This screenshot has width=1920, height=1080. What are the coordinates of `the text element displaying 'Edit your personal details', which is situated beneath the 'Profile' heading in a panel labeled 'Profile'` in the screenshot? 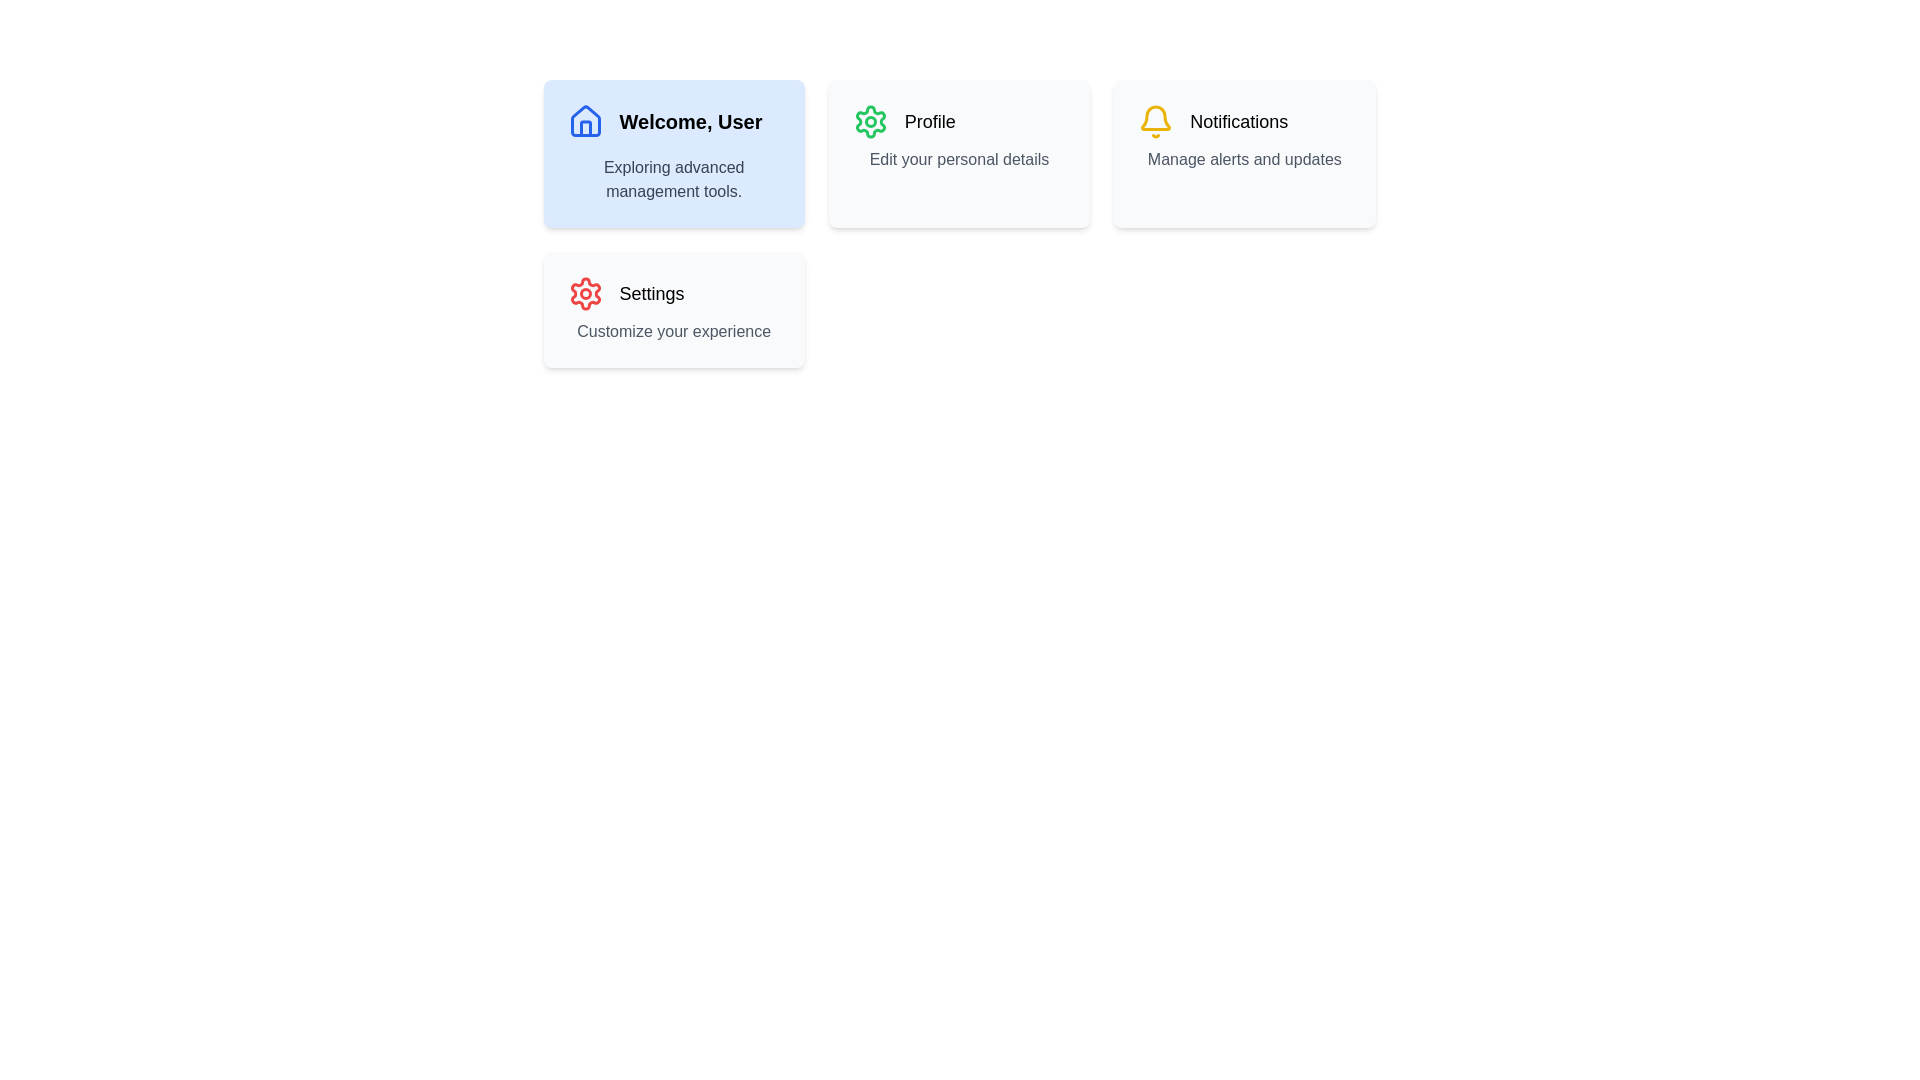 It's located at (958, 158).